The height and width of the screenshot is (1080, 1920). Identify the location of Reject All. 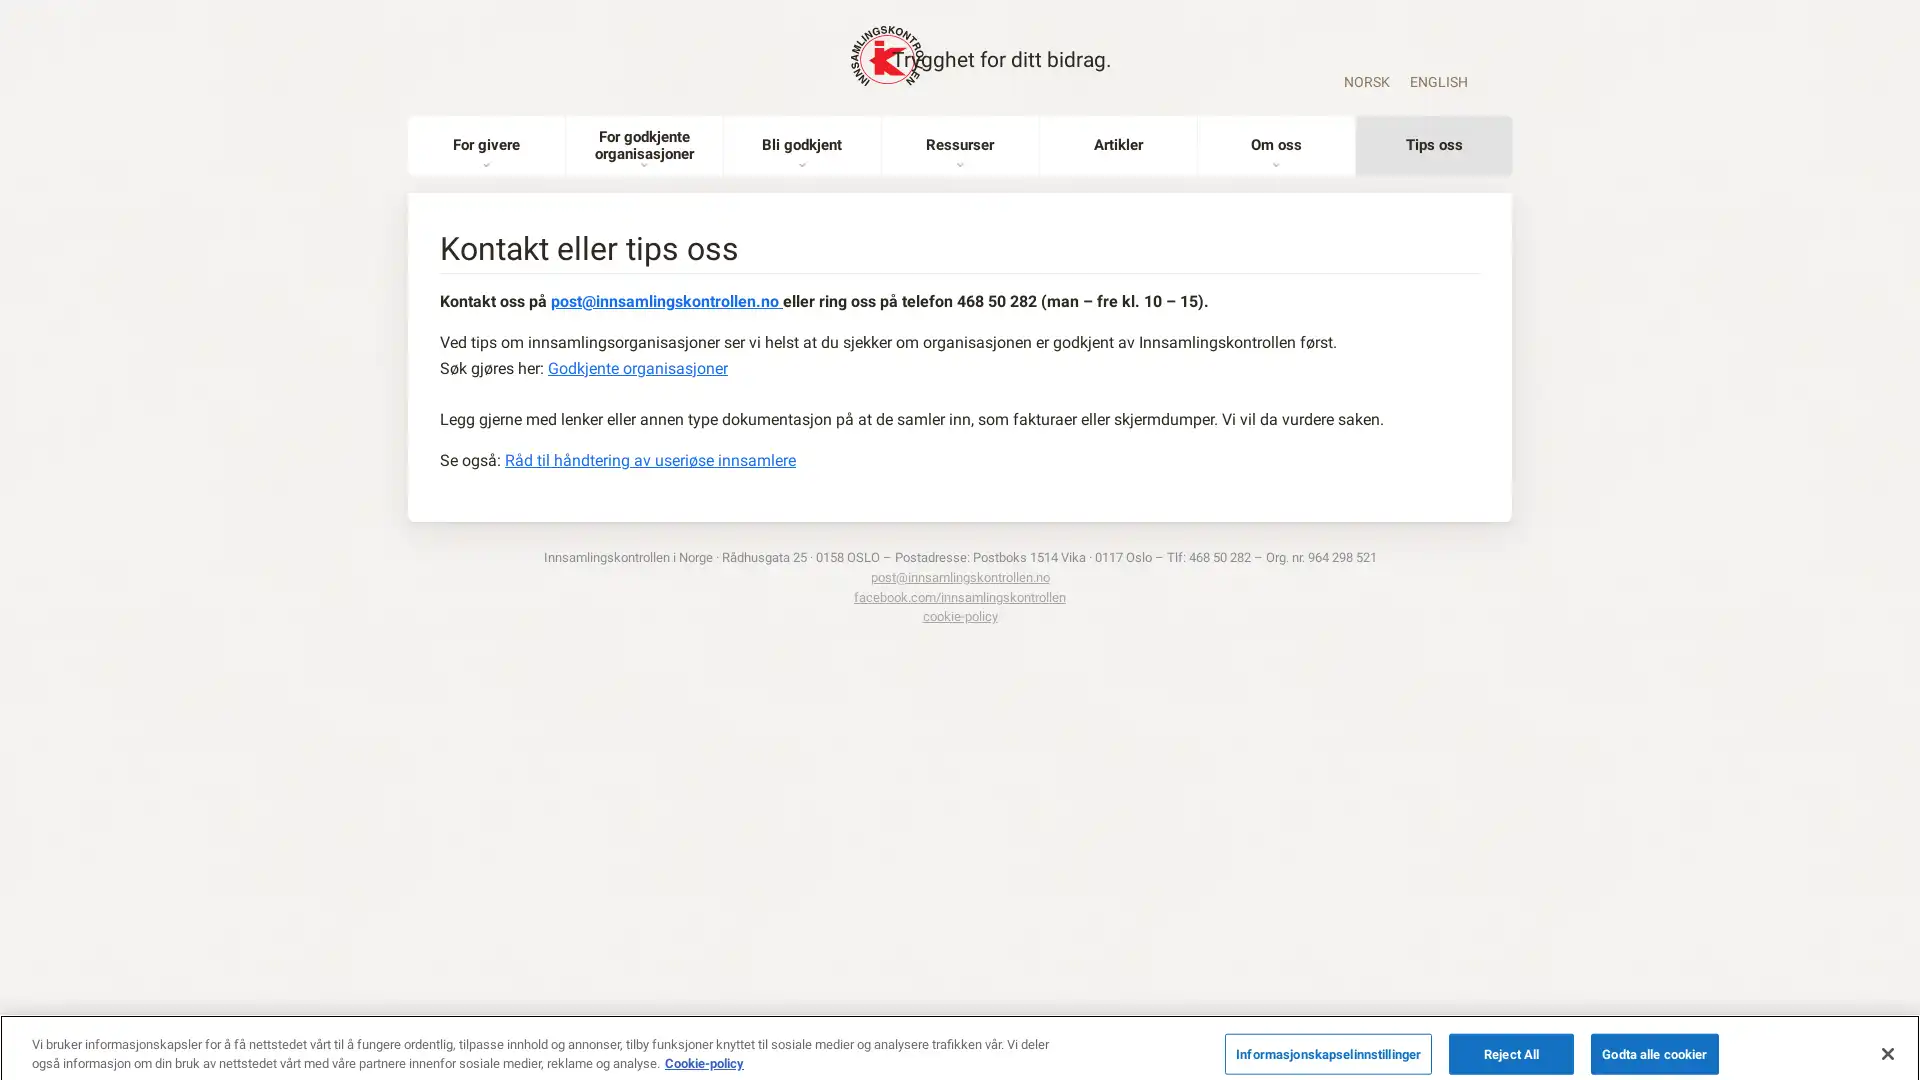
(1511, 1036).